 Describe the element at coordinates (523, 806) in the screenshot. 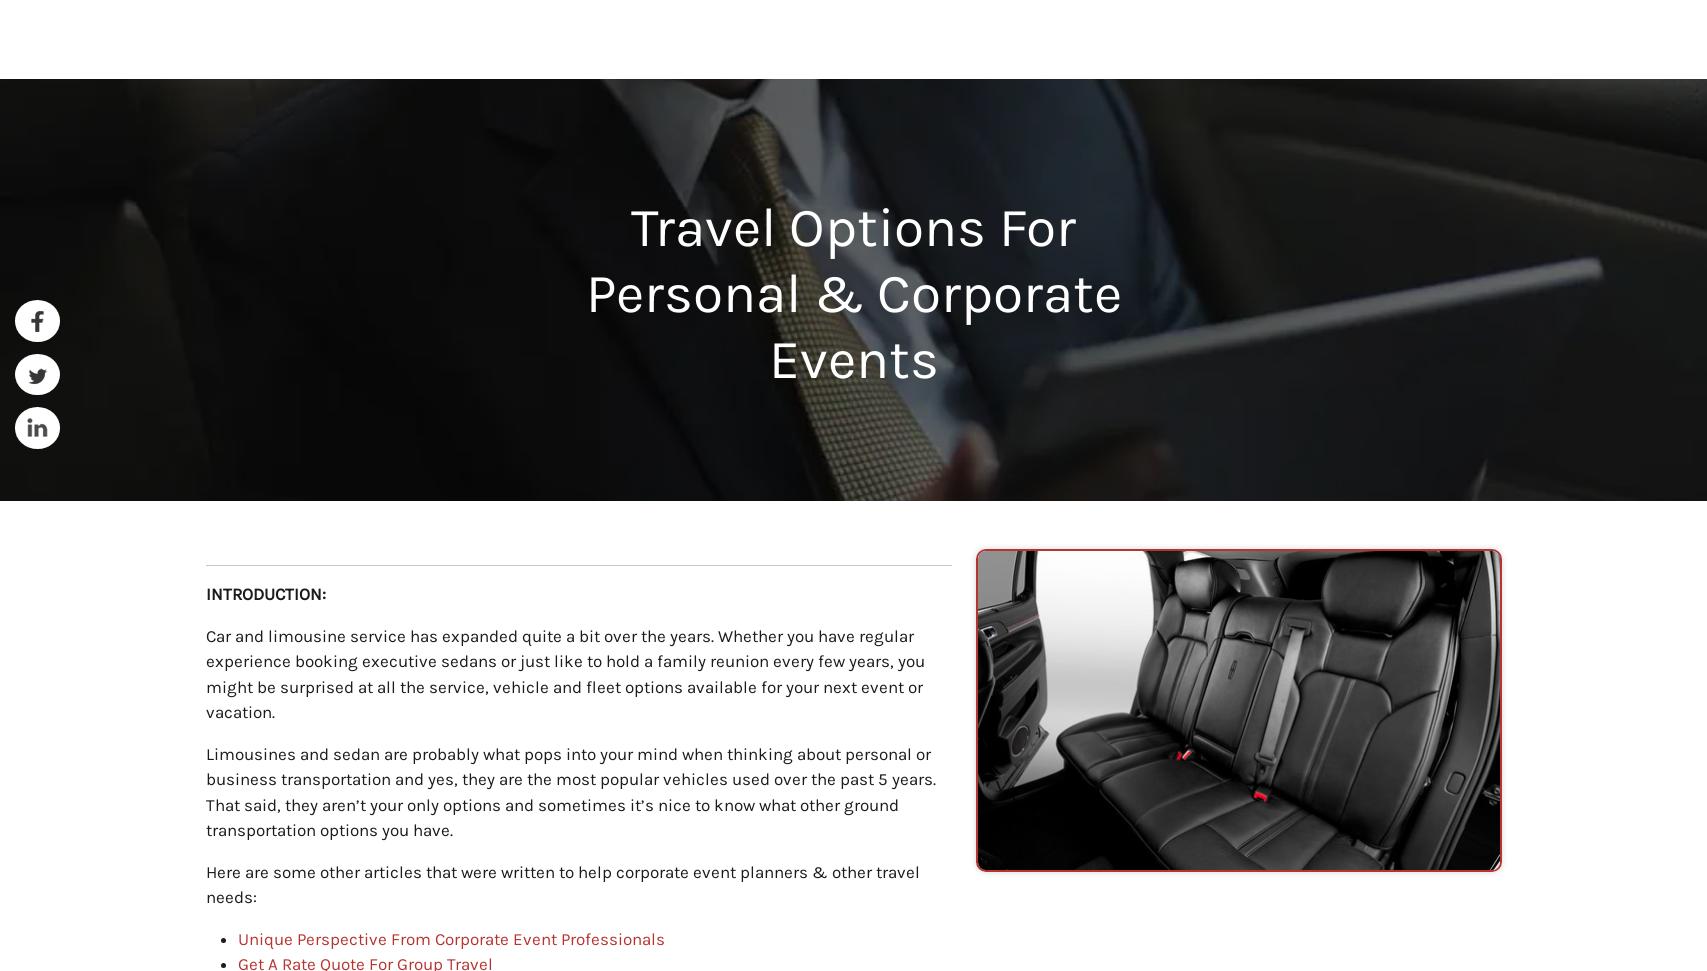

I see `'Our driver arrived a few minutes early, was professional, courteous and got us to the airport for our early morning flight without any problem! The car was immaculate and comfortable. I especially liked the 24 hour and 2 hour trip notification that was sent via email. It was reassuring to know they were following up. I highly recommend Corporate Sedan for any transportation needs!'` at that location.